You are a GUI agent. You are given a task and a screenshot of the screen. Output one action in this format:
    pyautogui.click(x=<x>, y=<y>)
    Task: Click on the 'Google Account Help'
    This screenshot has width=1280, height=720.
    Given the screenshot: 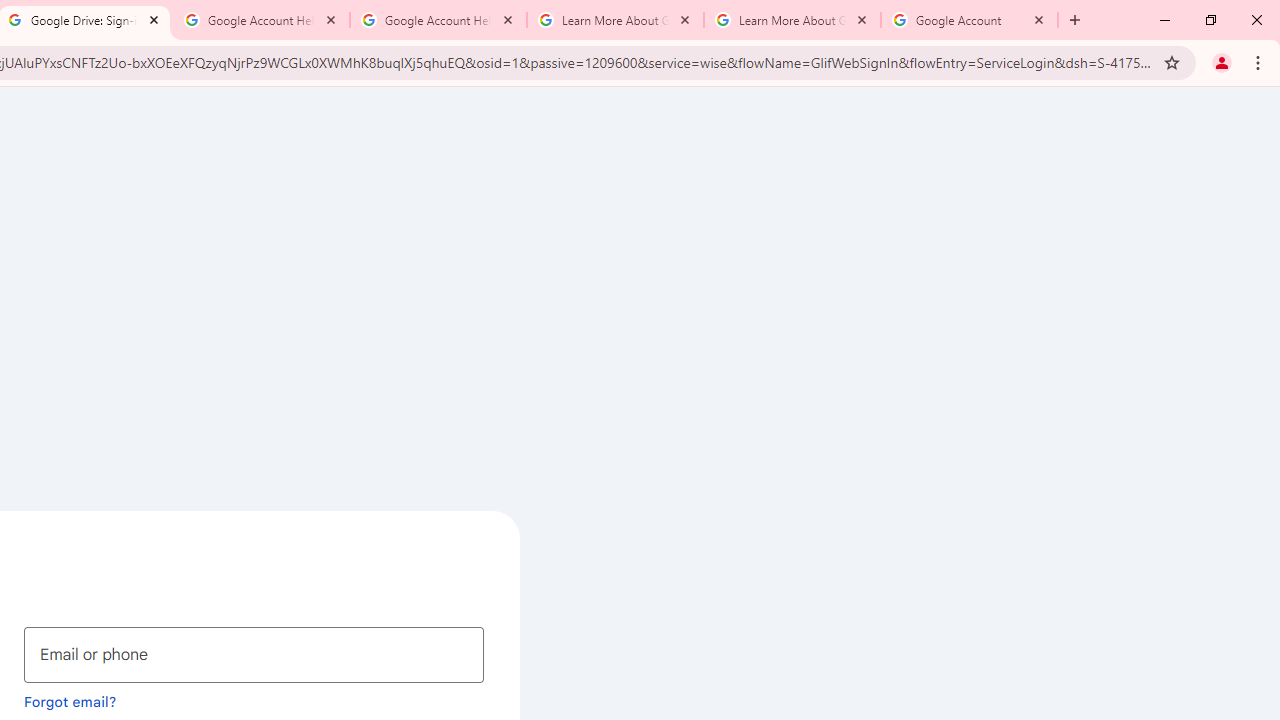 What is the action you would take?
    pyautogui.click(x=437, y=20)
    